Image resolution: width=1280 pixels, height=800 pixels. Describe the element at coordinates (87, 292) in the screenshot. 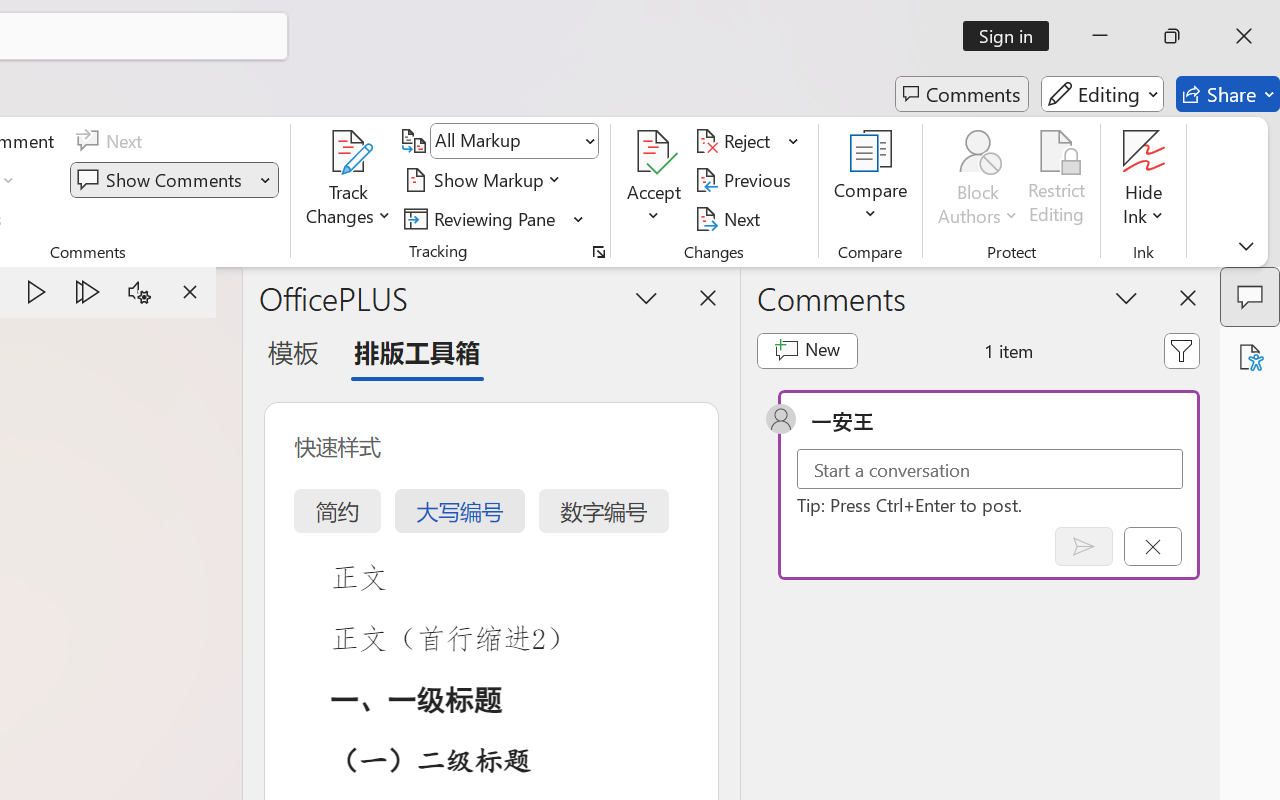

I see `'Next Paragraph'` at that location.